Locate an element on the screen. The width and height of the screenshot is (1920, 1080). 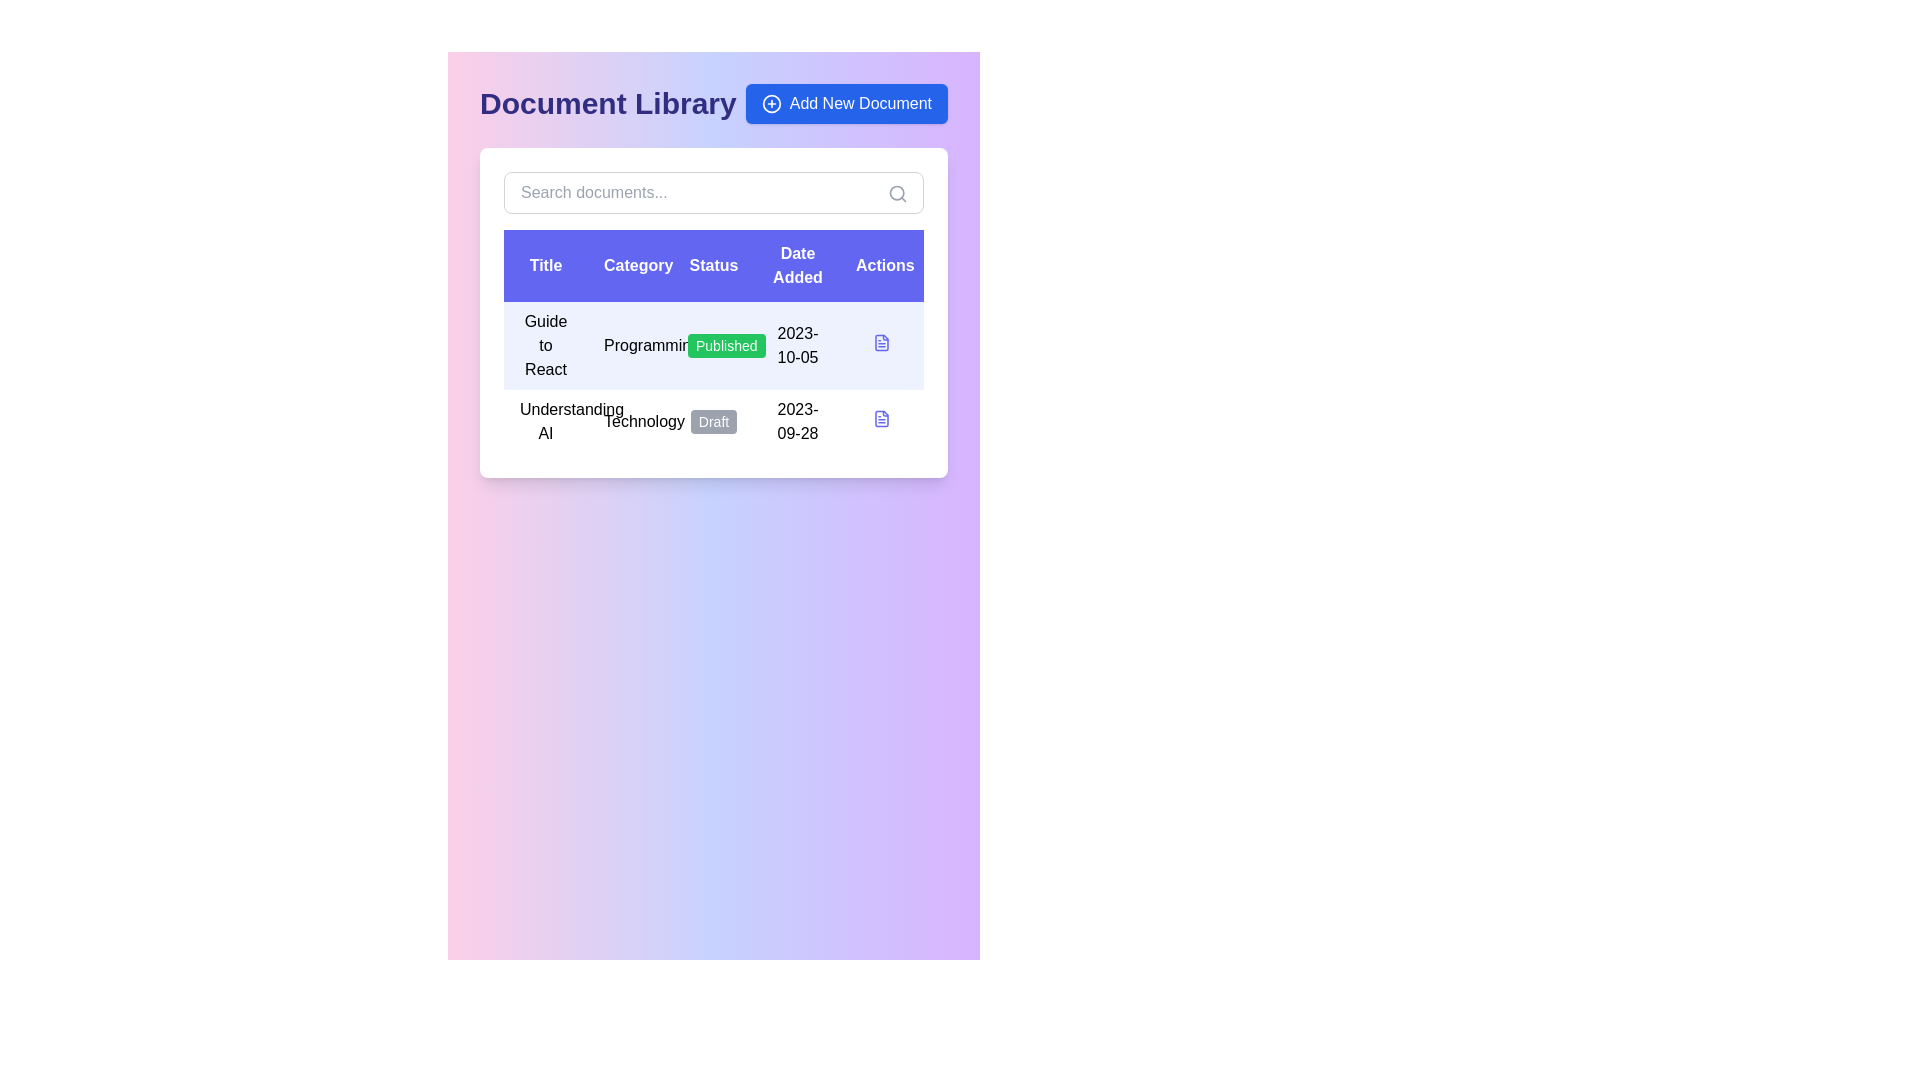
the document icon in the 'Actions' column of the first row in the document table is located at coordinates (881, 341).